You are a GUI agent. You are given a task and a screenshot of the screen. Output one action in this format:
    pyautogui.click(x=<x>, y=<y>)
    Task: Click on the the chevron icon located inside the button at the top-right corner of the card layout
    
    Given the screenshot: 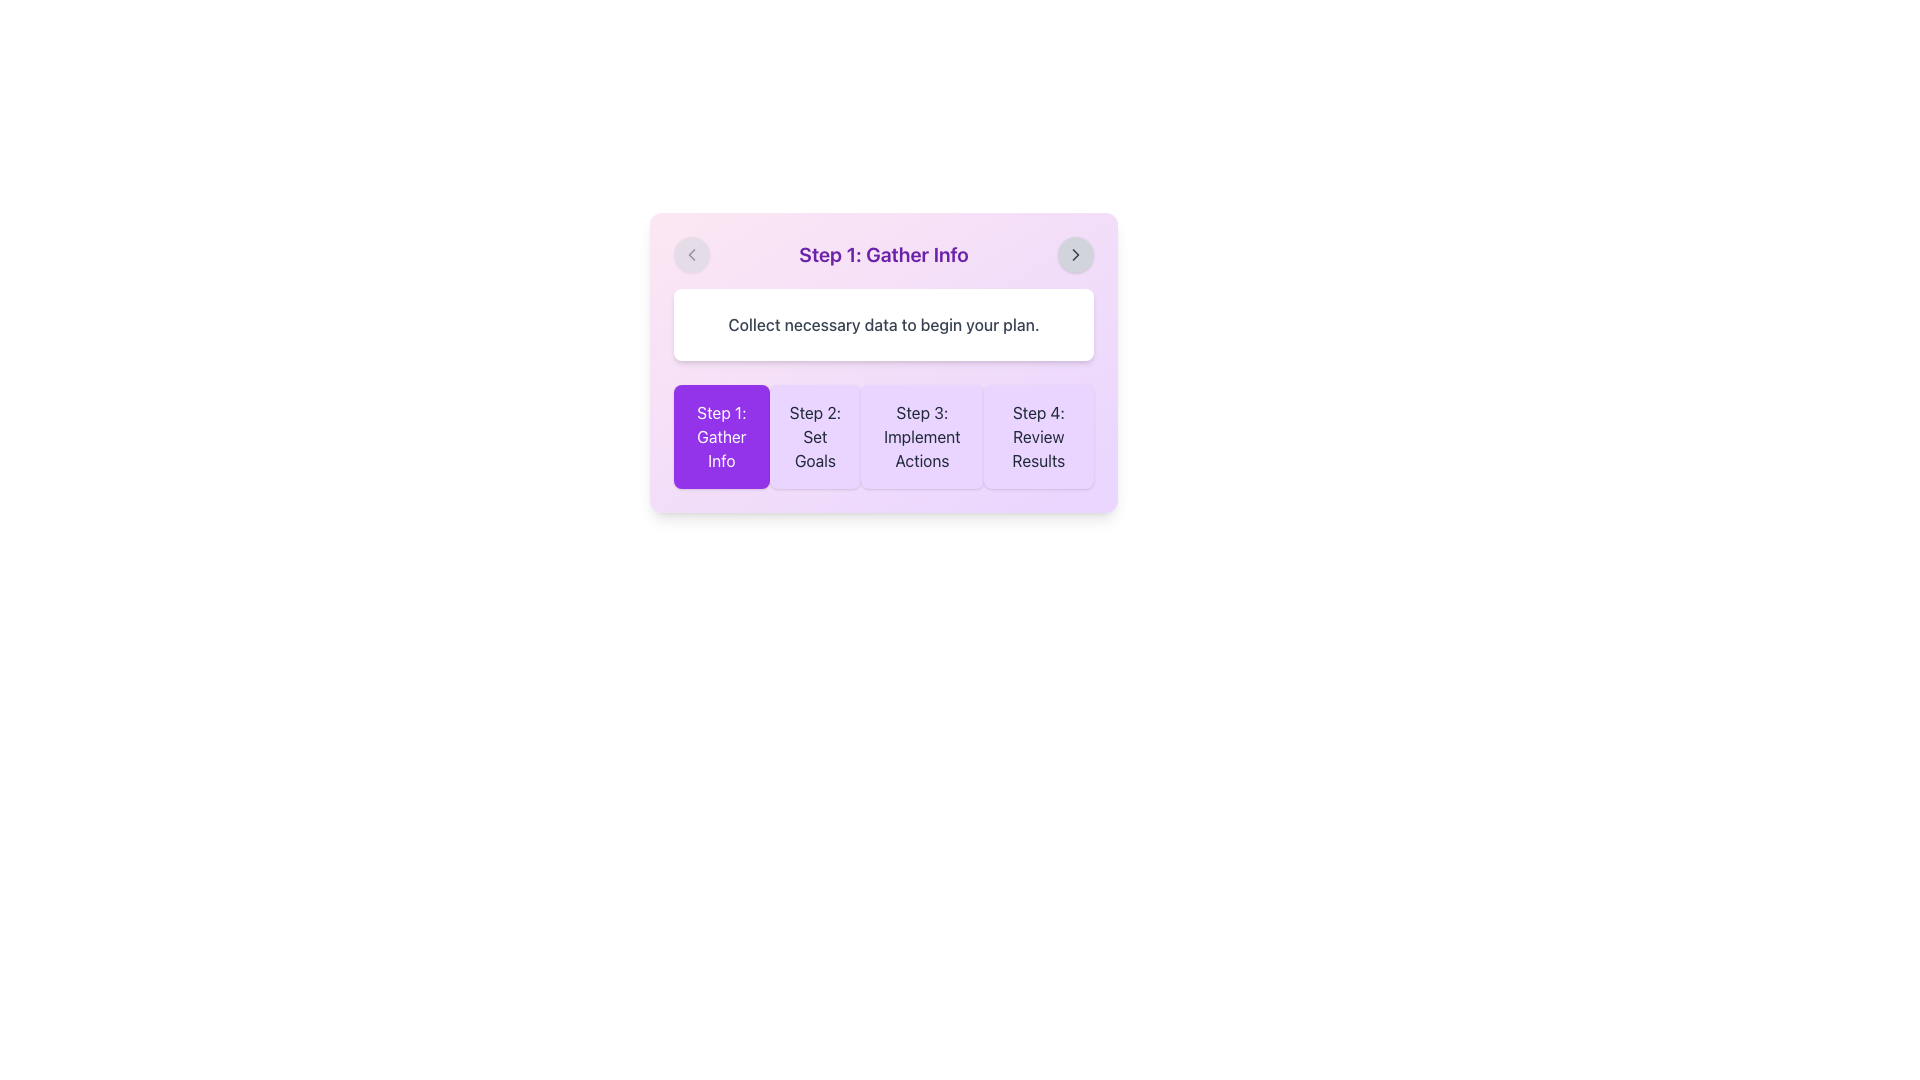 What is the action you would take?
    pyautogui.click(x=1074, y=253)
    